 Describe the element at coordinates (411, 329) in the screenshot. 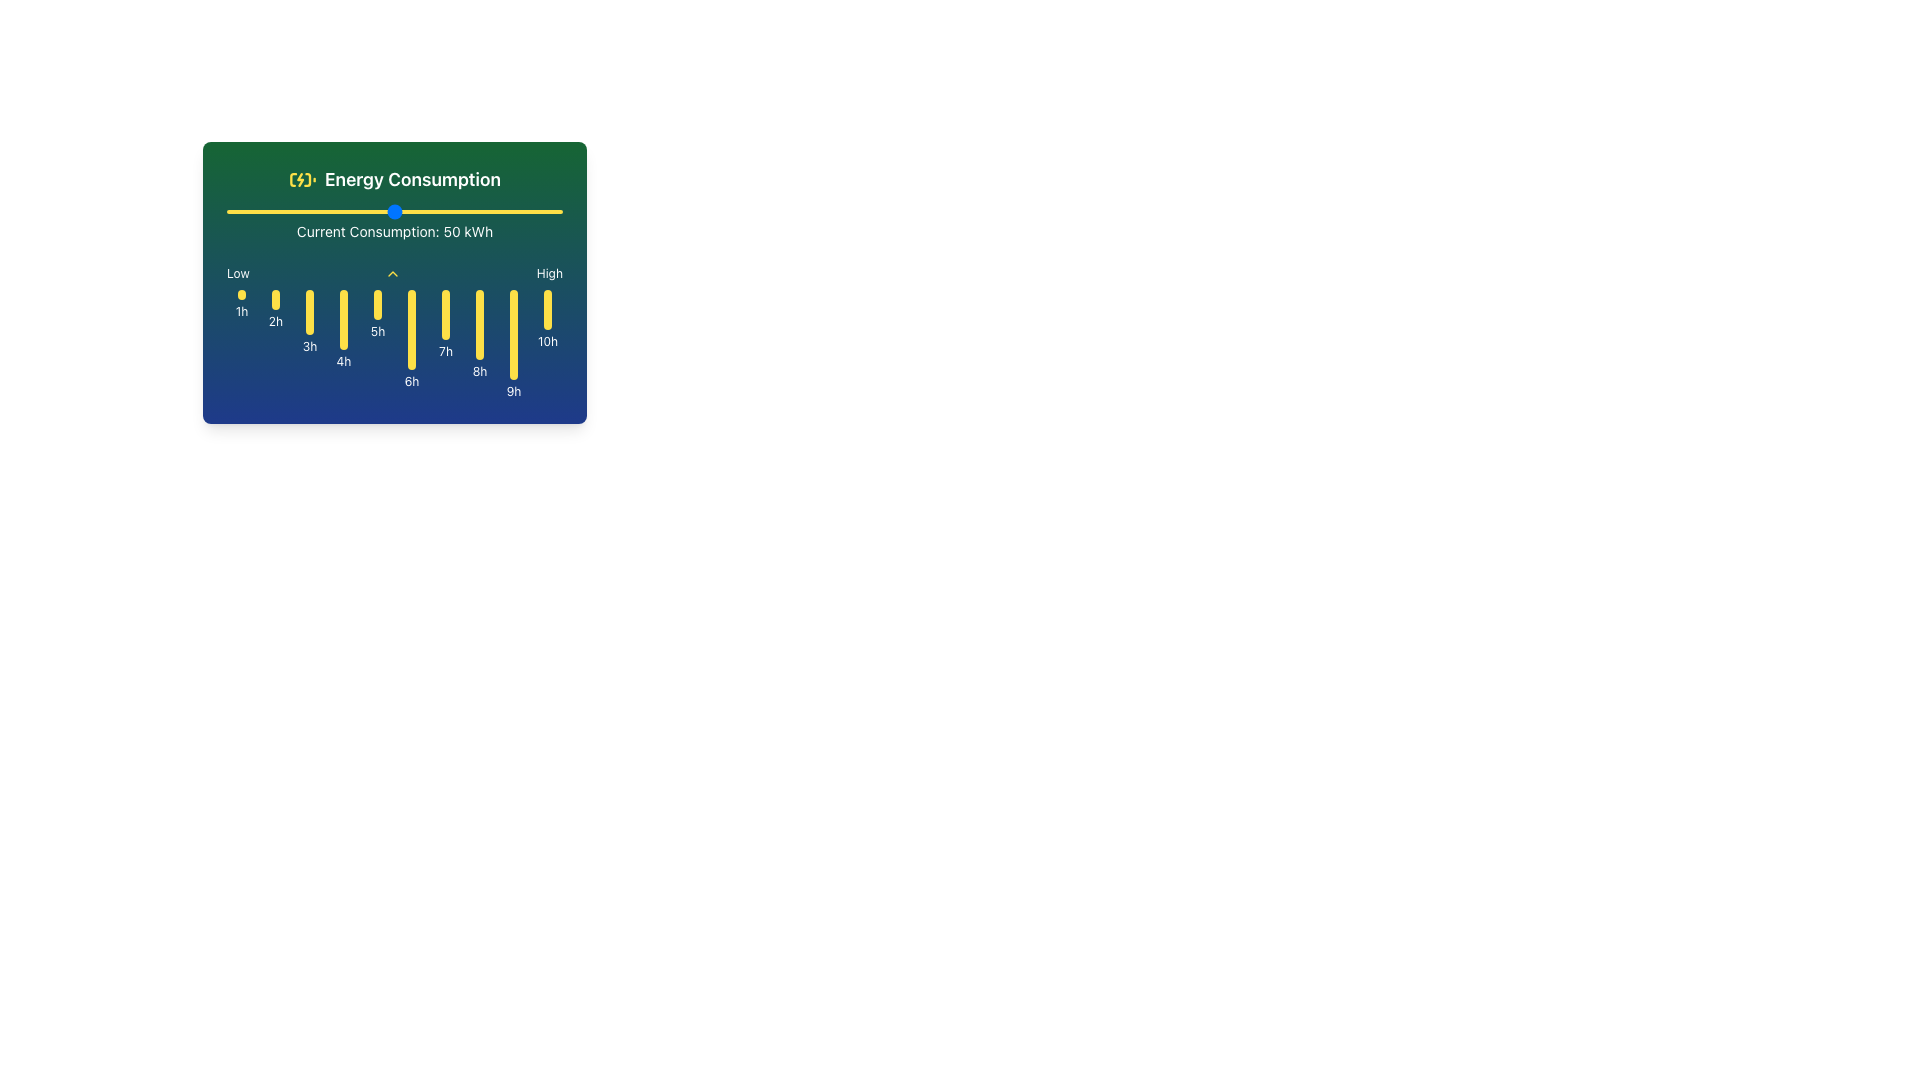

I see `the 6th yellow vertical bar of the bar chart, which is centrally located and has a label '6h' below it` at that location.